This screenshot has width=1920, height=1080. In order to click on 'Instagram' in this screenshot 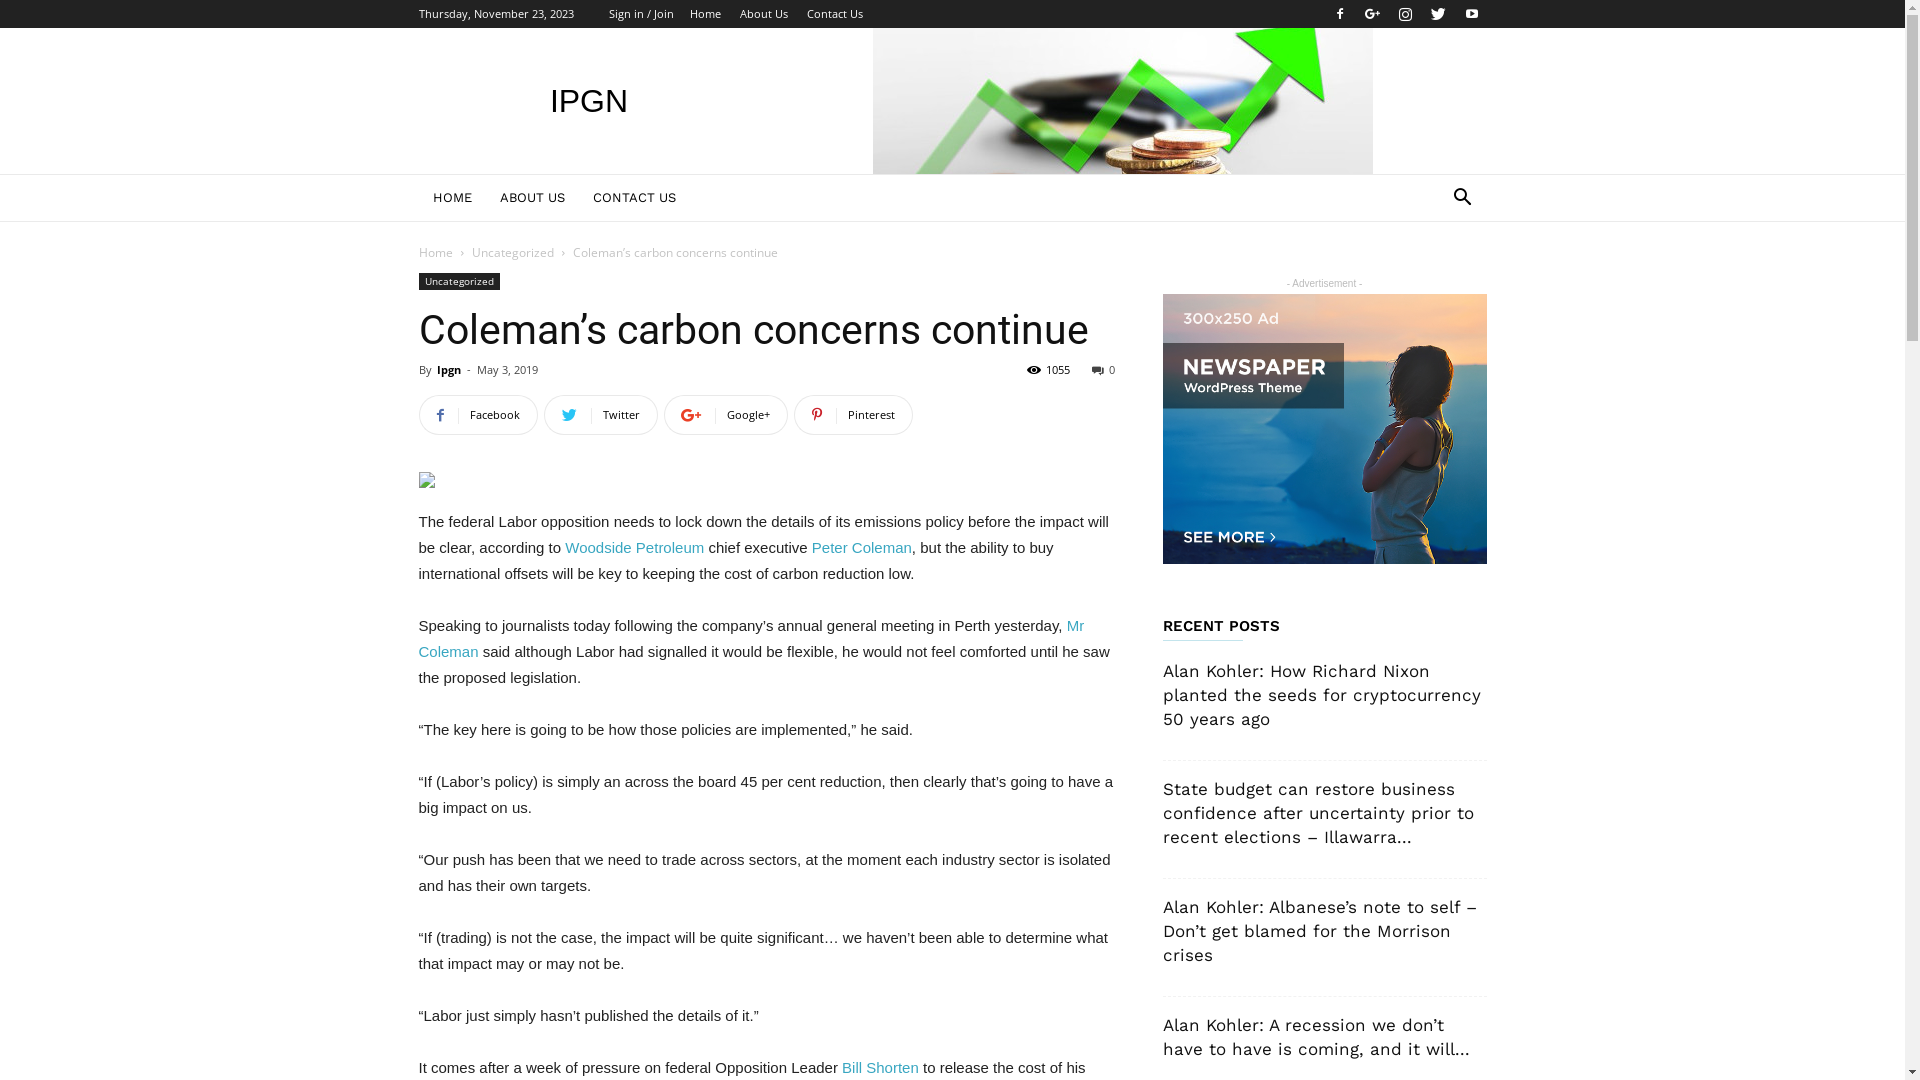, I will do `click(1404, 14)`.